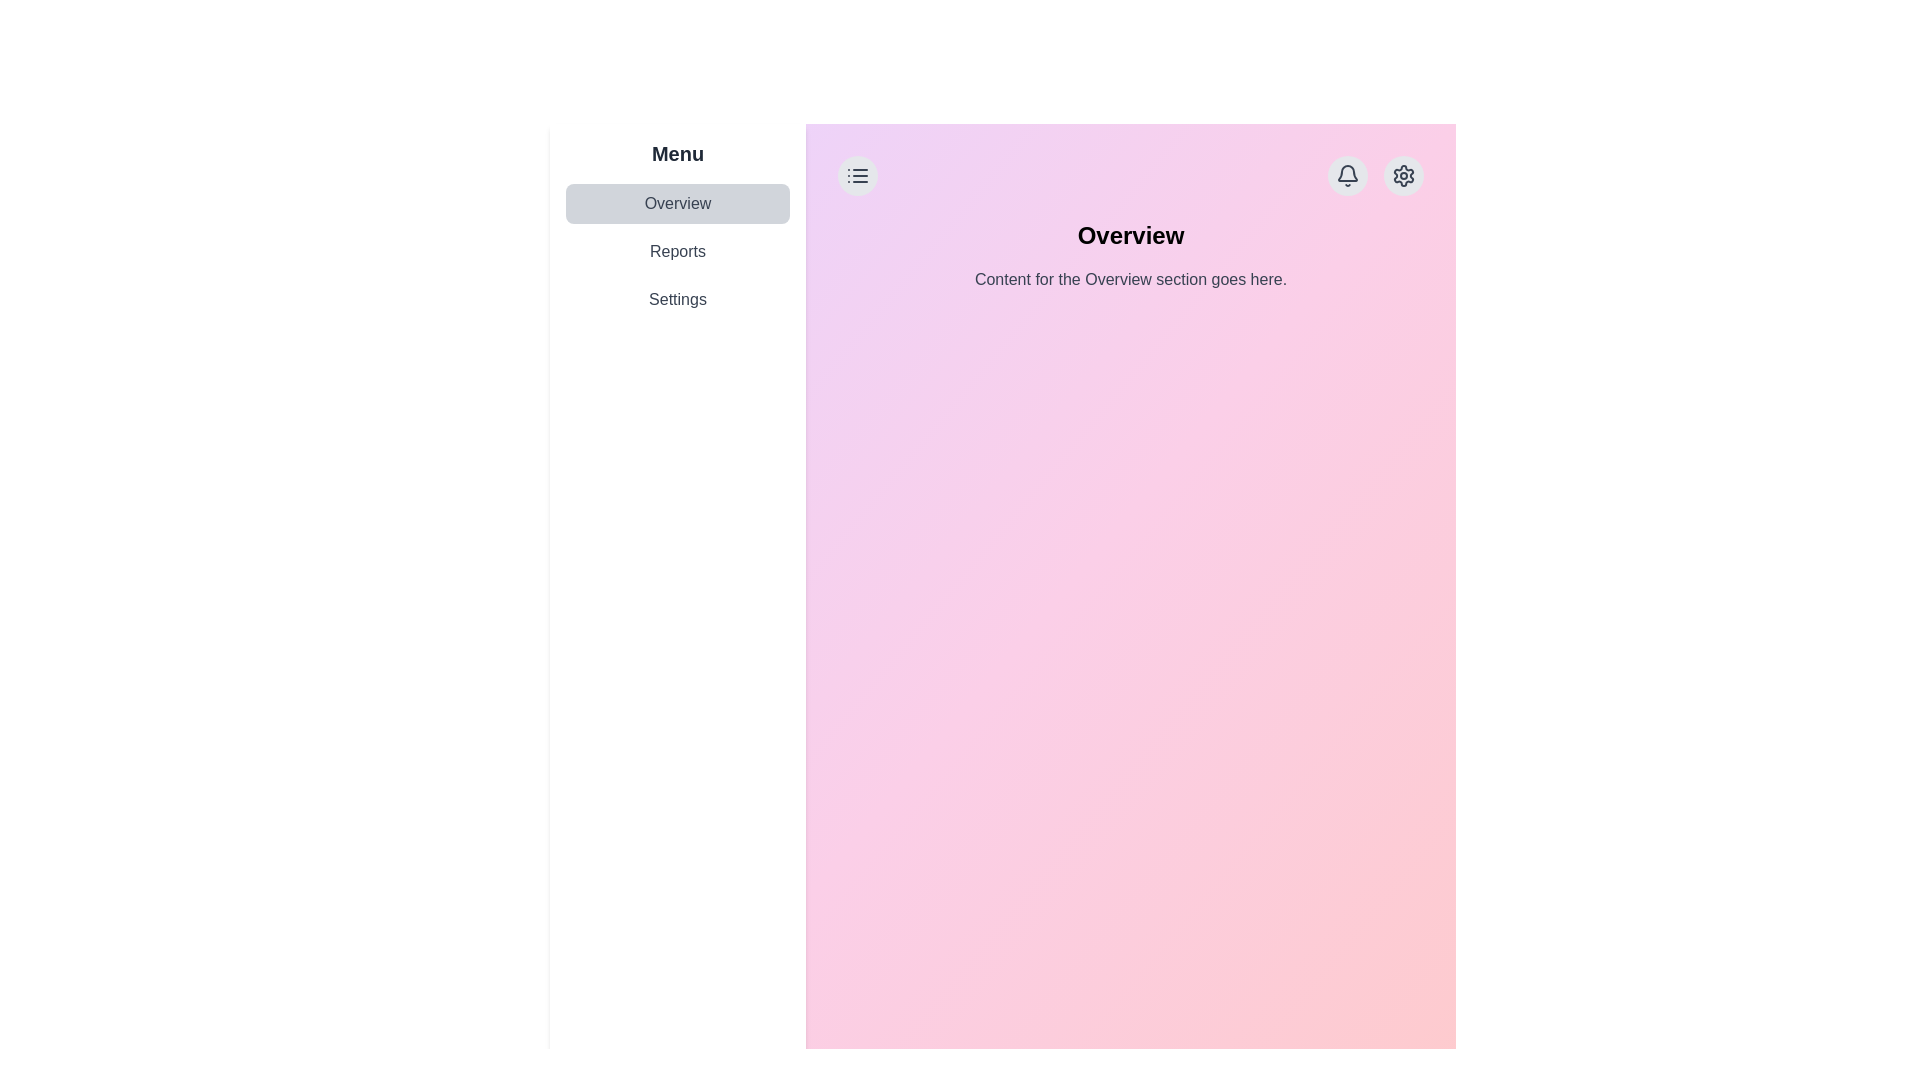 The width and height of the screenshot is (1920, 1080). Describe the element at coordinates (677, 250) in the screenshot. I see `the second button in the vertical menu labeled 'Menu' to change its background color` at that location.